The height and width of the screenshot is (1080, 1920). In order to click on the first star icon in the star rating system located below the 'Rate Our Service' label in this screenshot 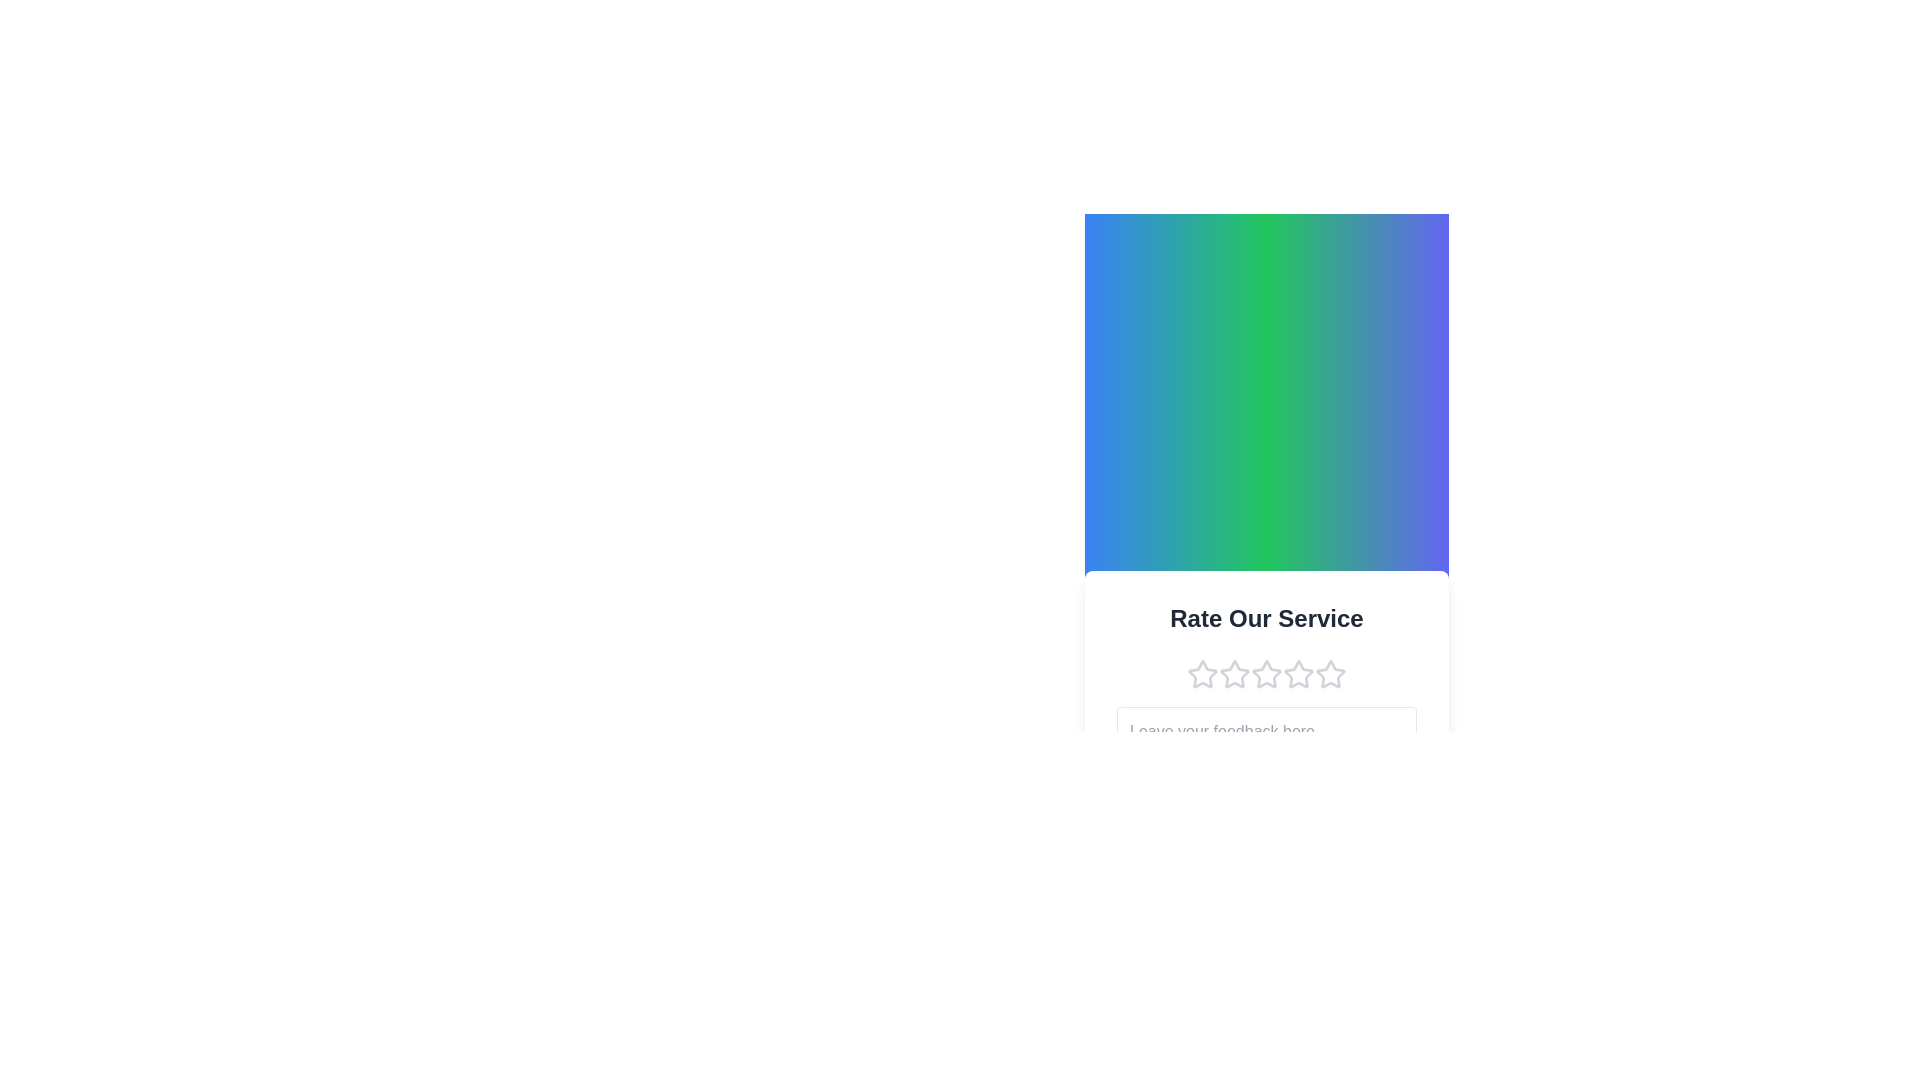, I will do `click(1202, 674)`.